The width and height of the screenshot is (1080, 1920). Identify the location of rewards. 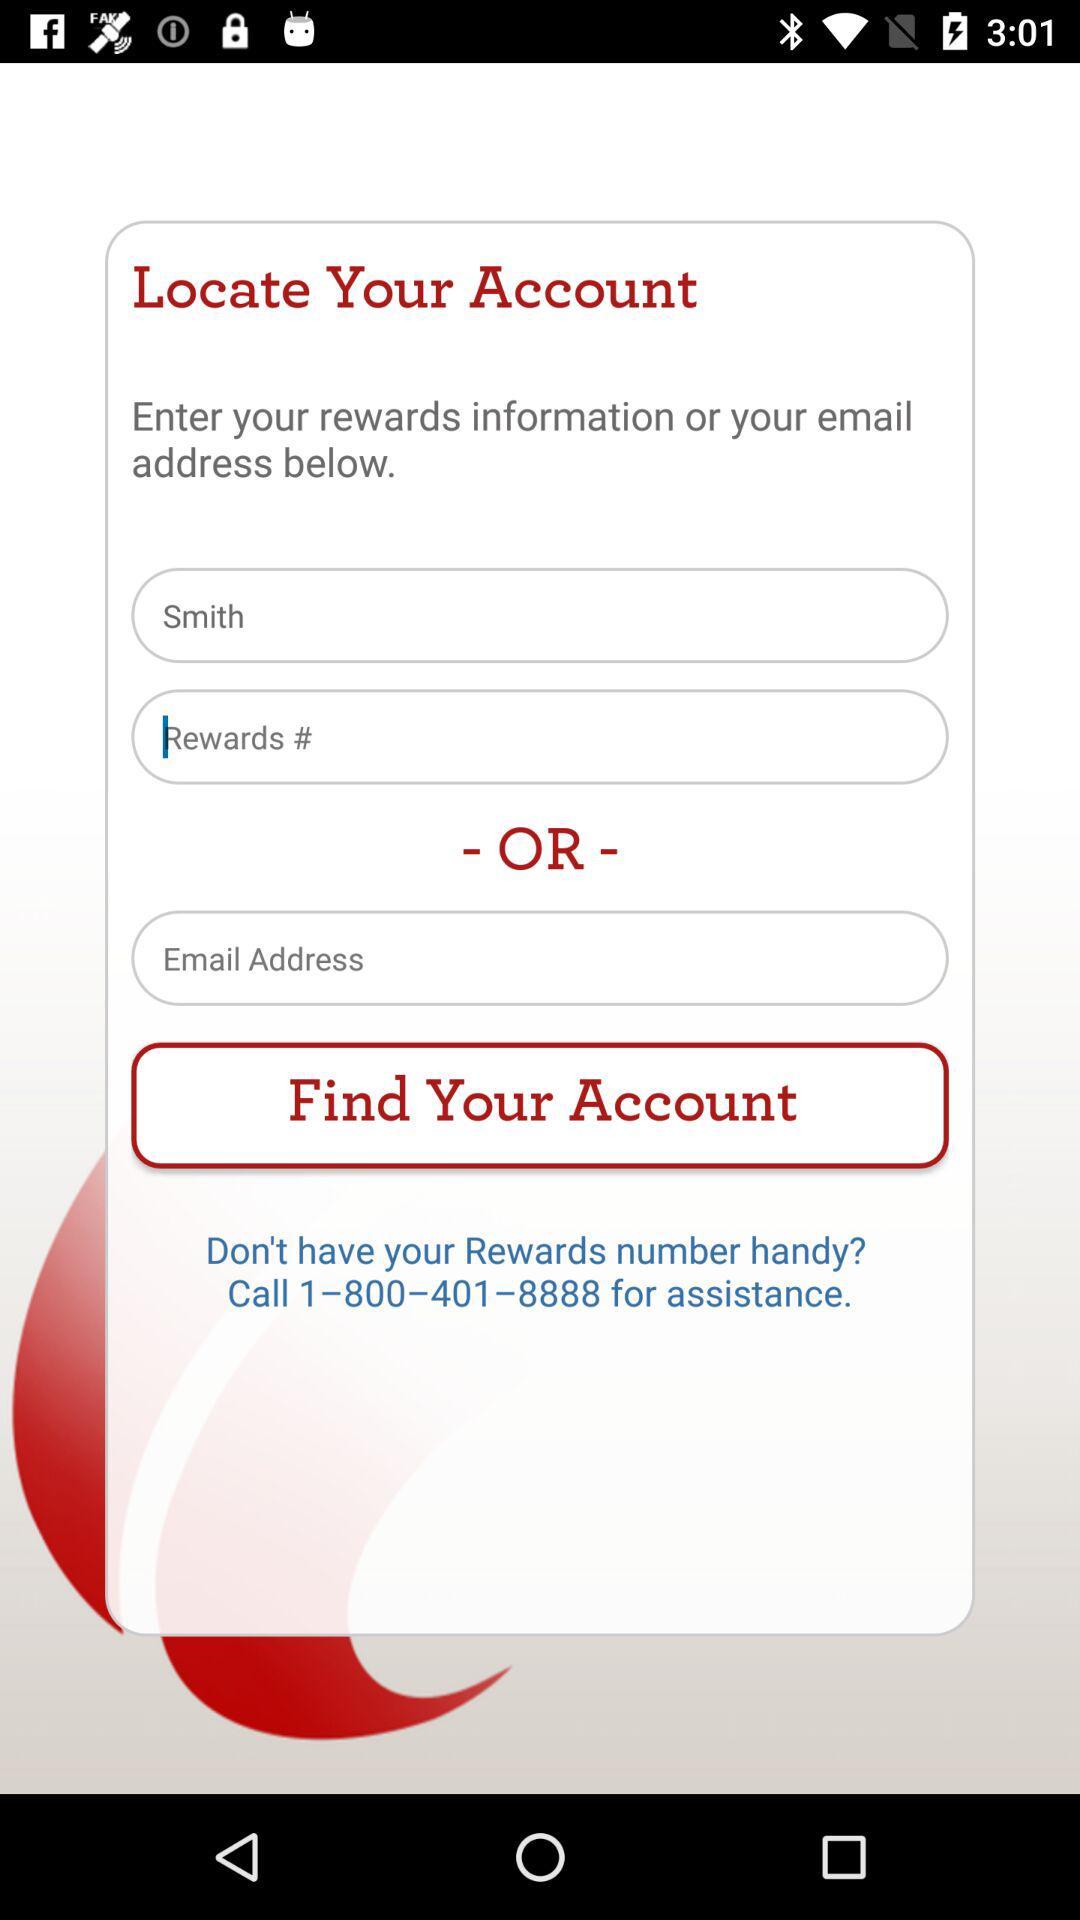
(540, 735).